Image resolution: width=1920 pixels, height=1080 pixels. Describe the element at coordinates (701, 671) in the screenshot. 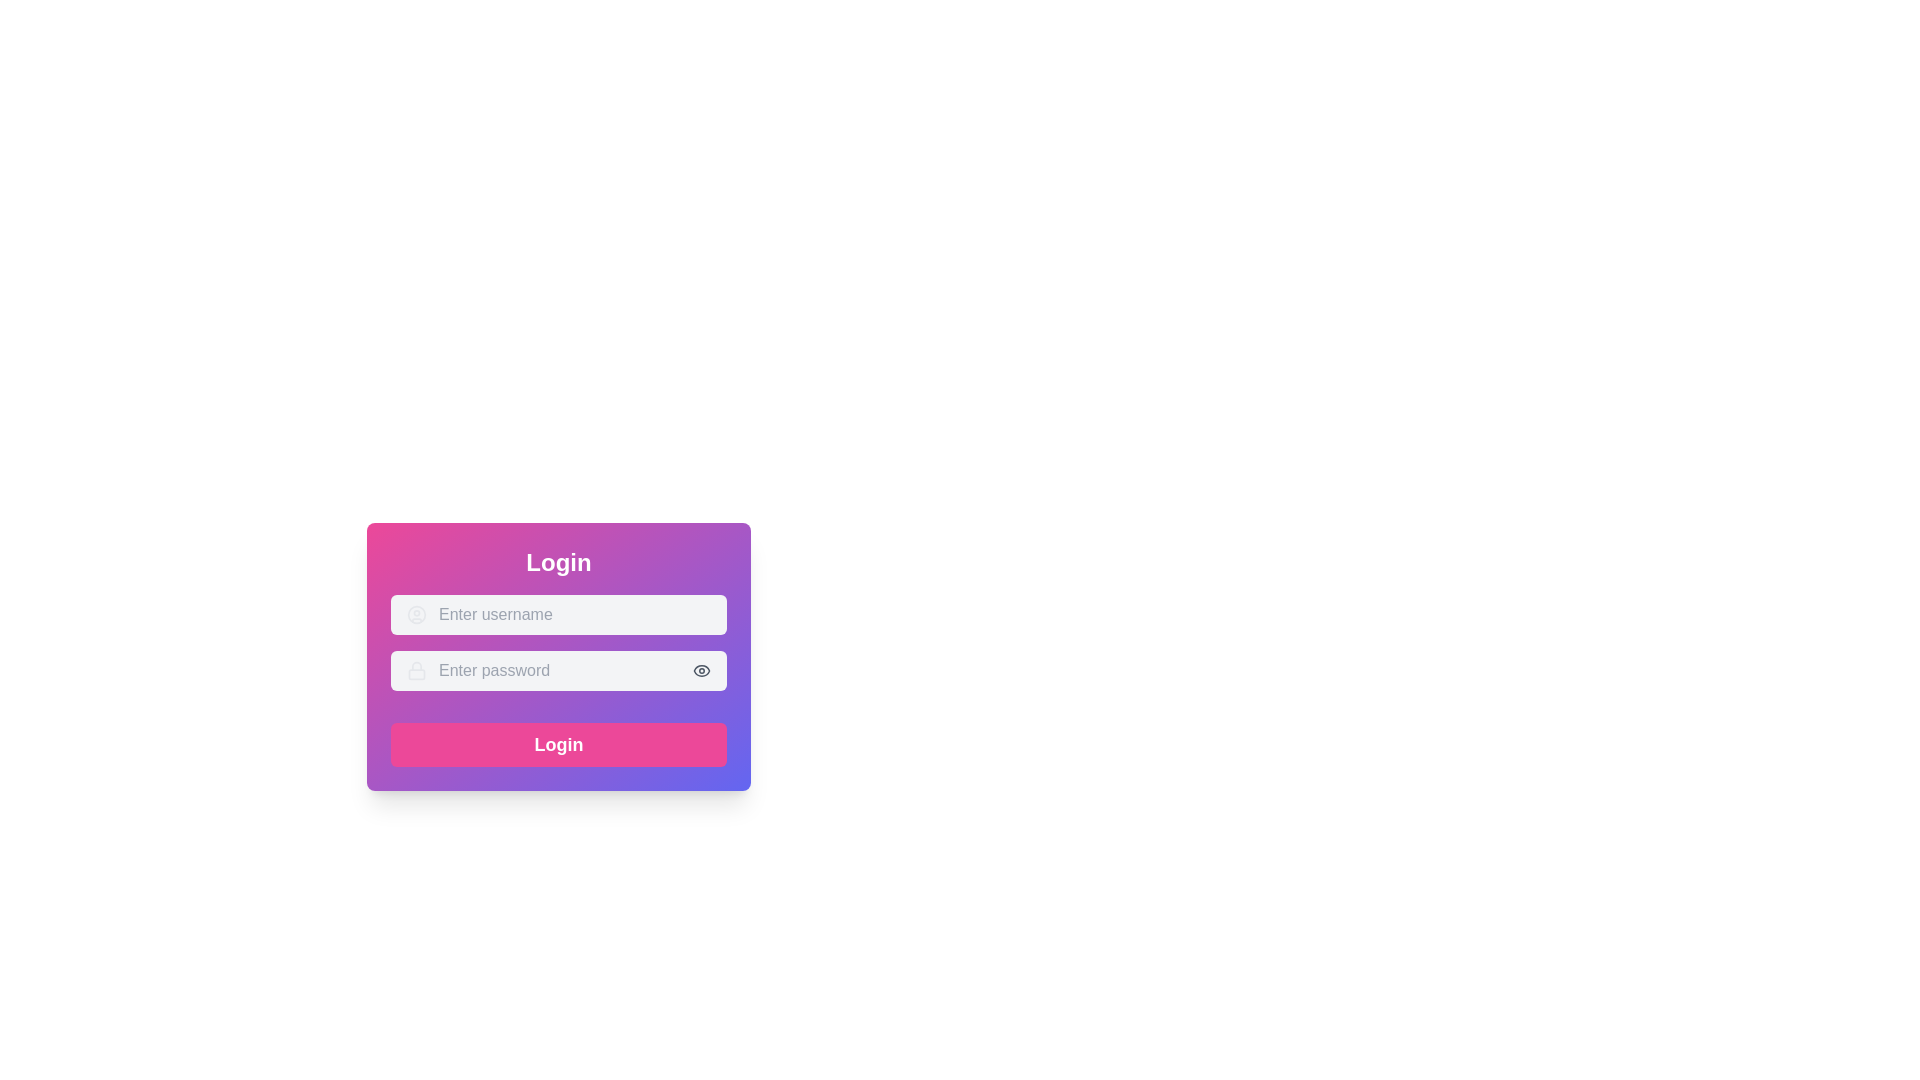

I see `the eye icon button for toggling password visibility, located inside the password input field on the right side` at that location.